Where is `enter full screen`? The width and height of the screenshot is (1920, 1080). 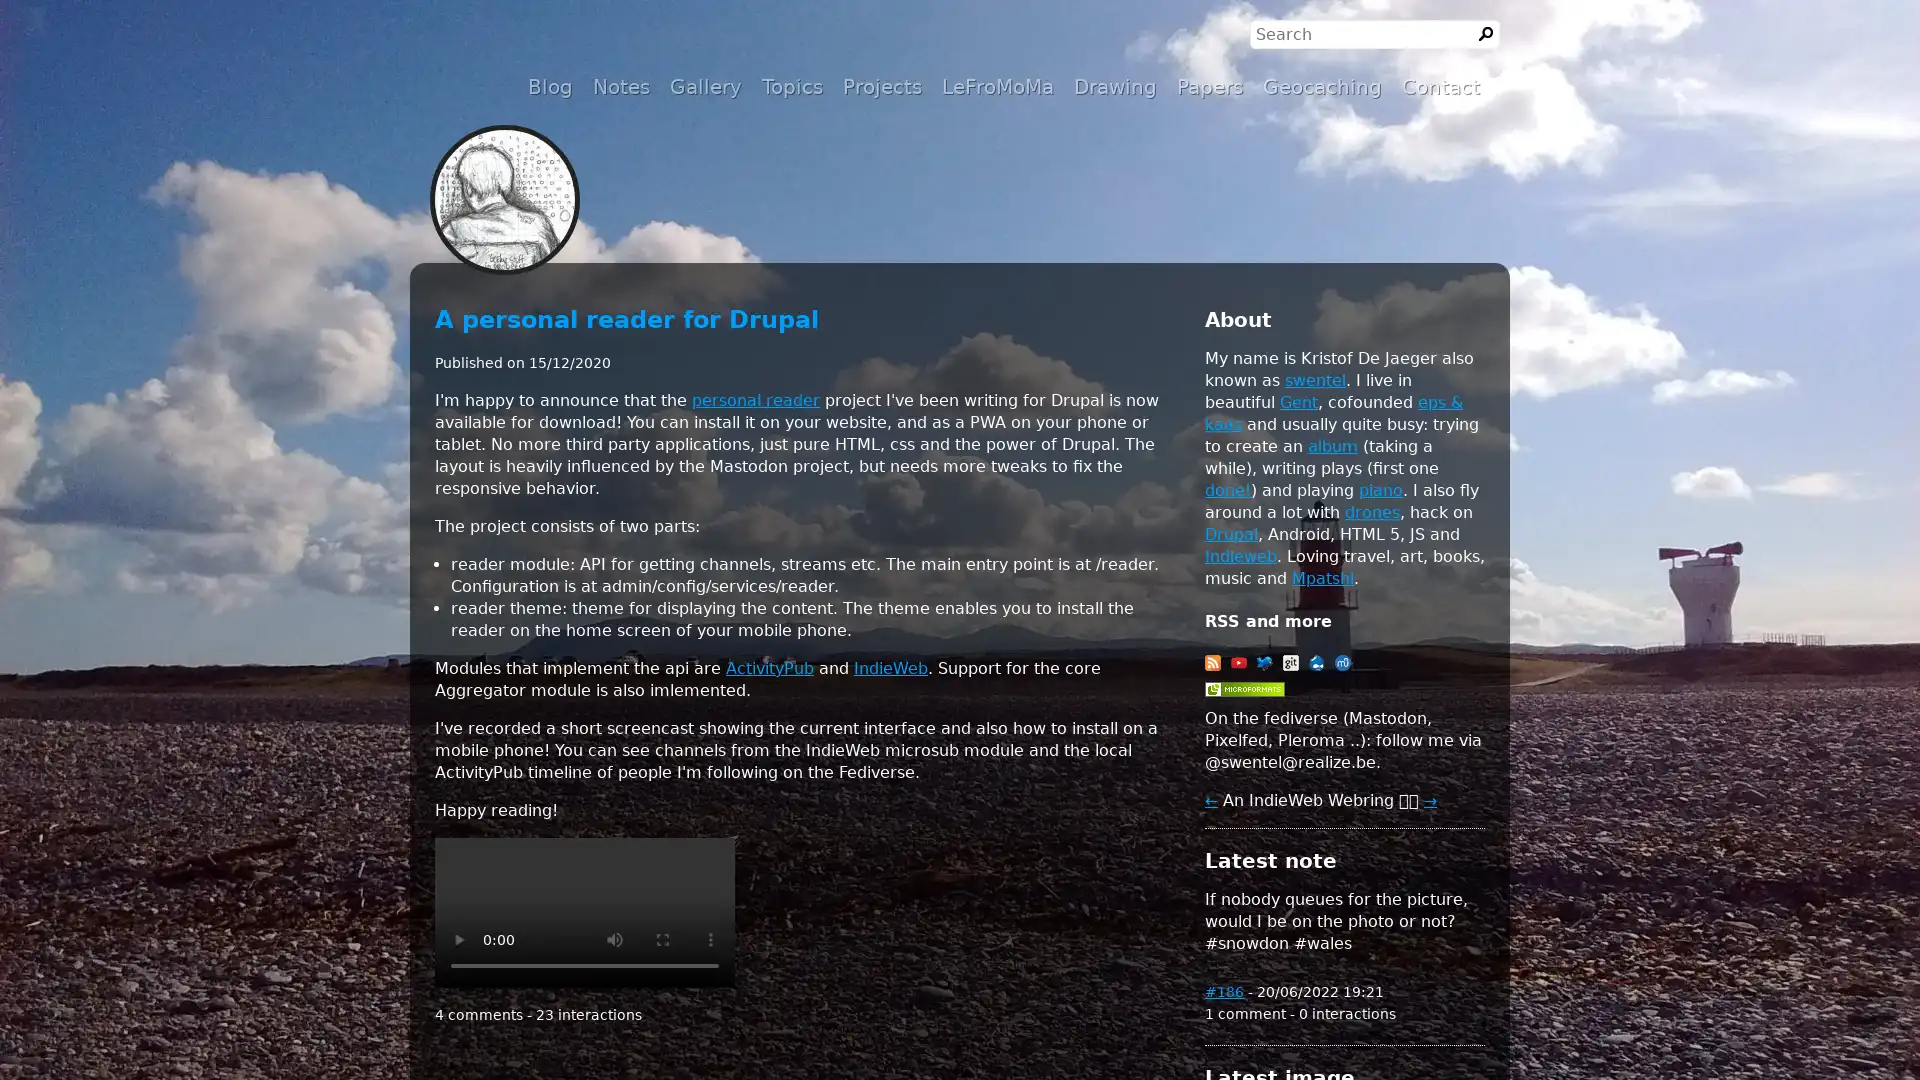 enter full screen is located at coordinates (662, 938).